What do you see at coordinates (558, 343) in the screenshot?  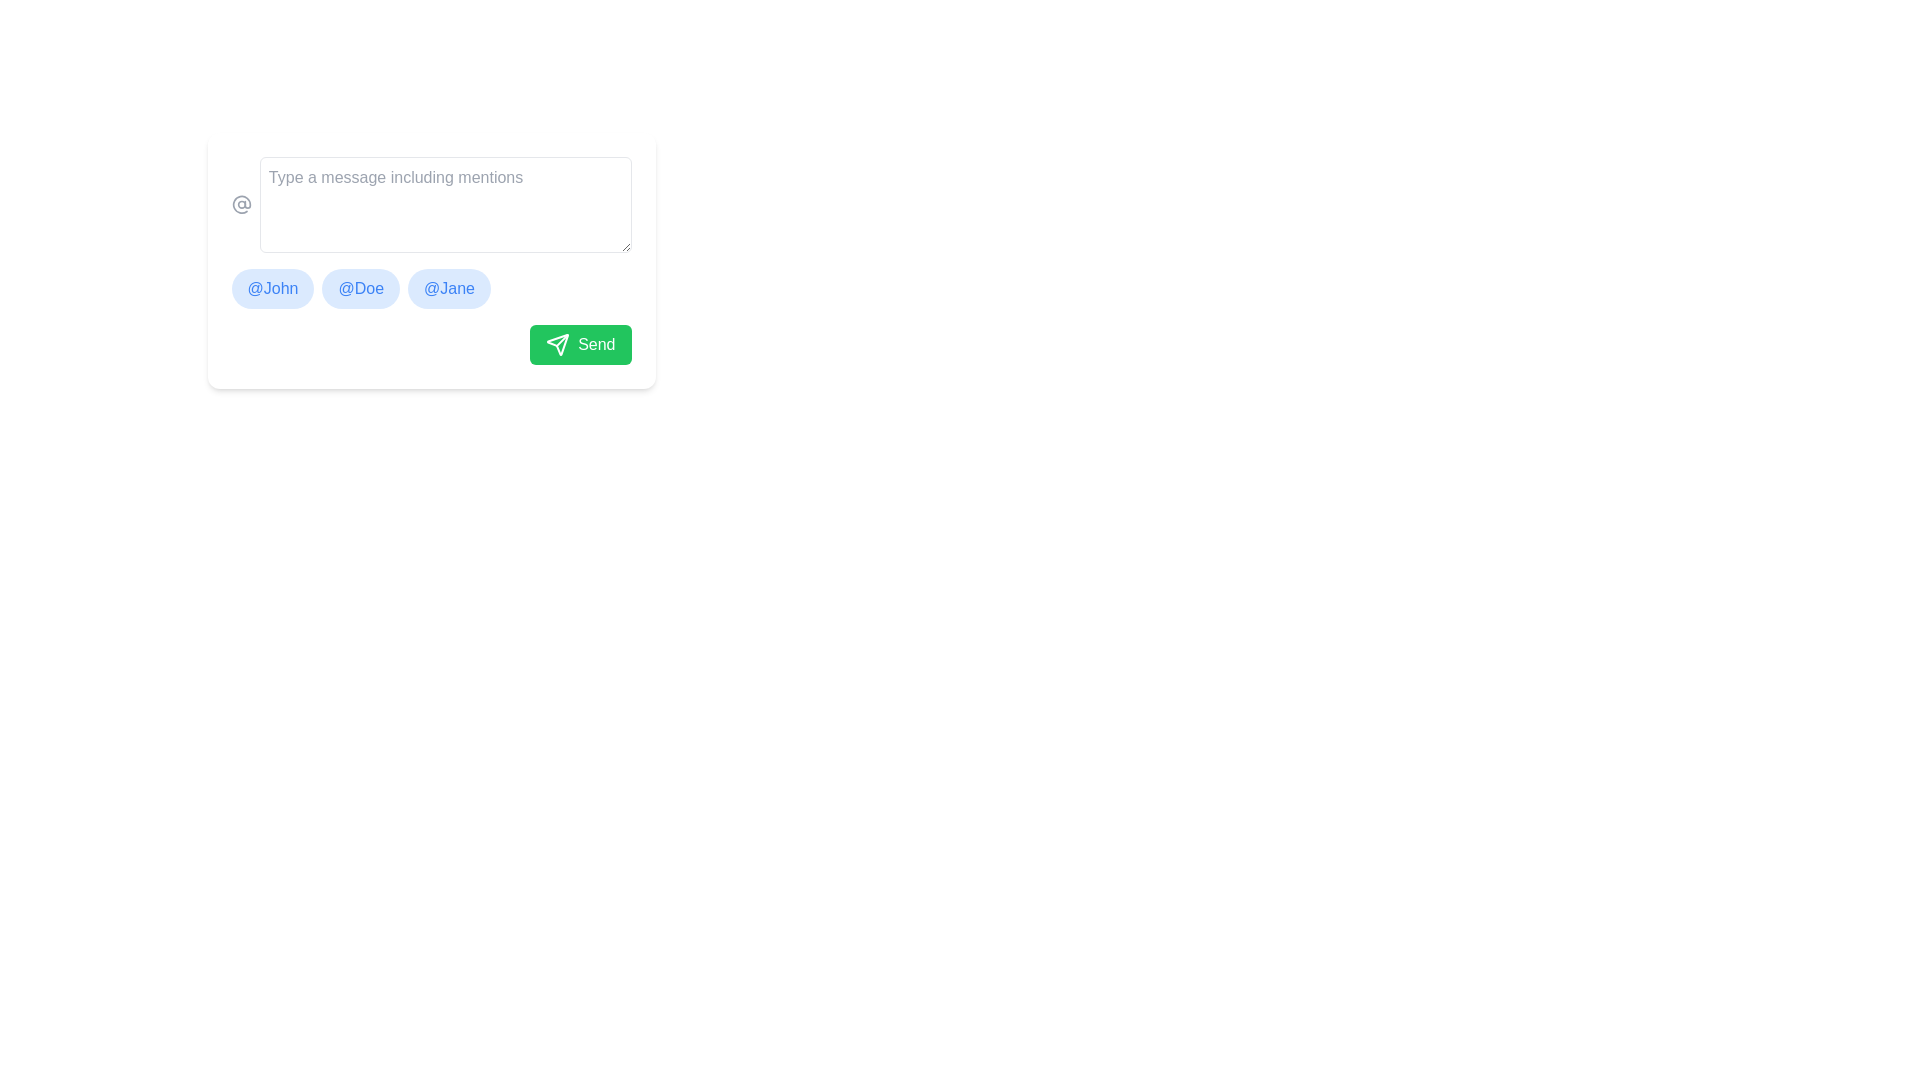 I see `the triangular 'send' icon that is styled in white on a green circular background, located within the 'Send' button at the bottom-right corner of the chat input field` at bounding box center [558, 343].